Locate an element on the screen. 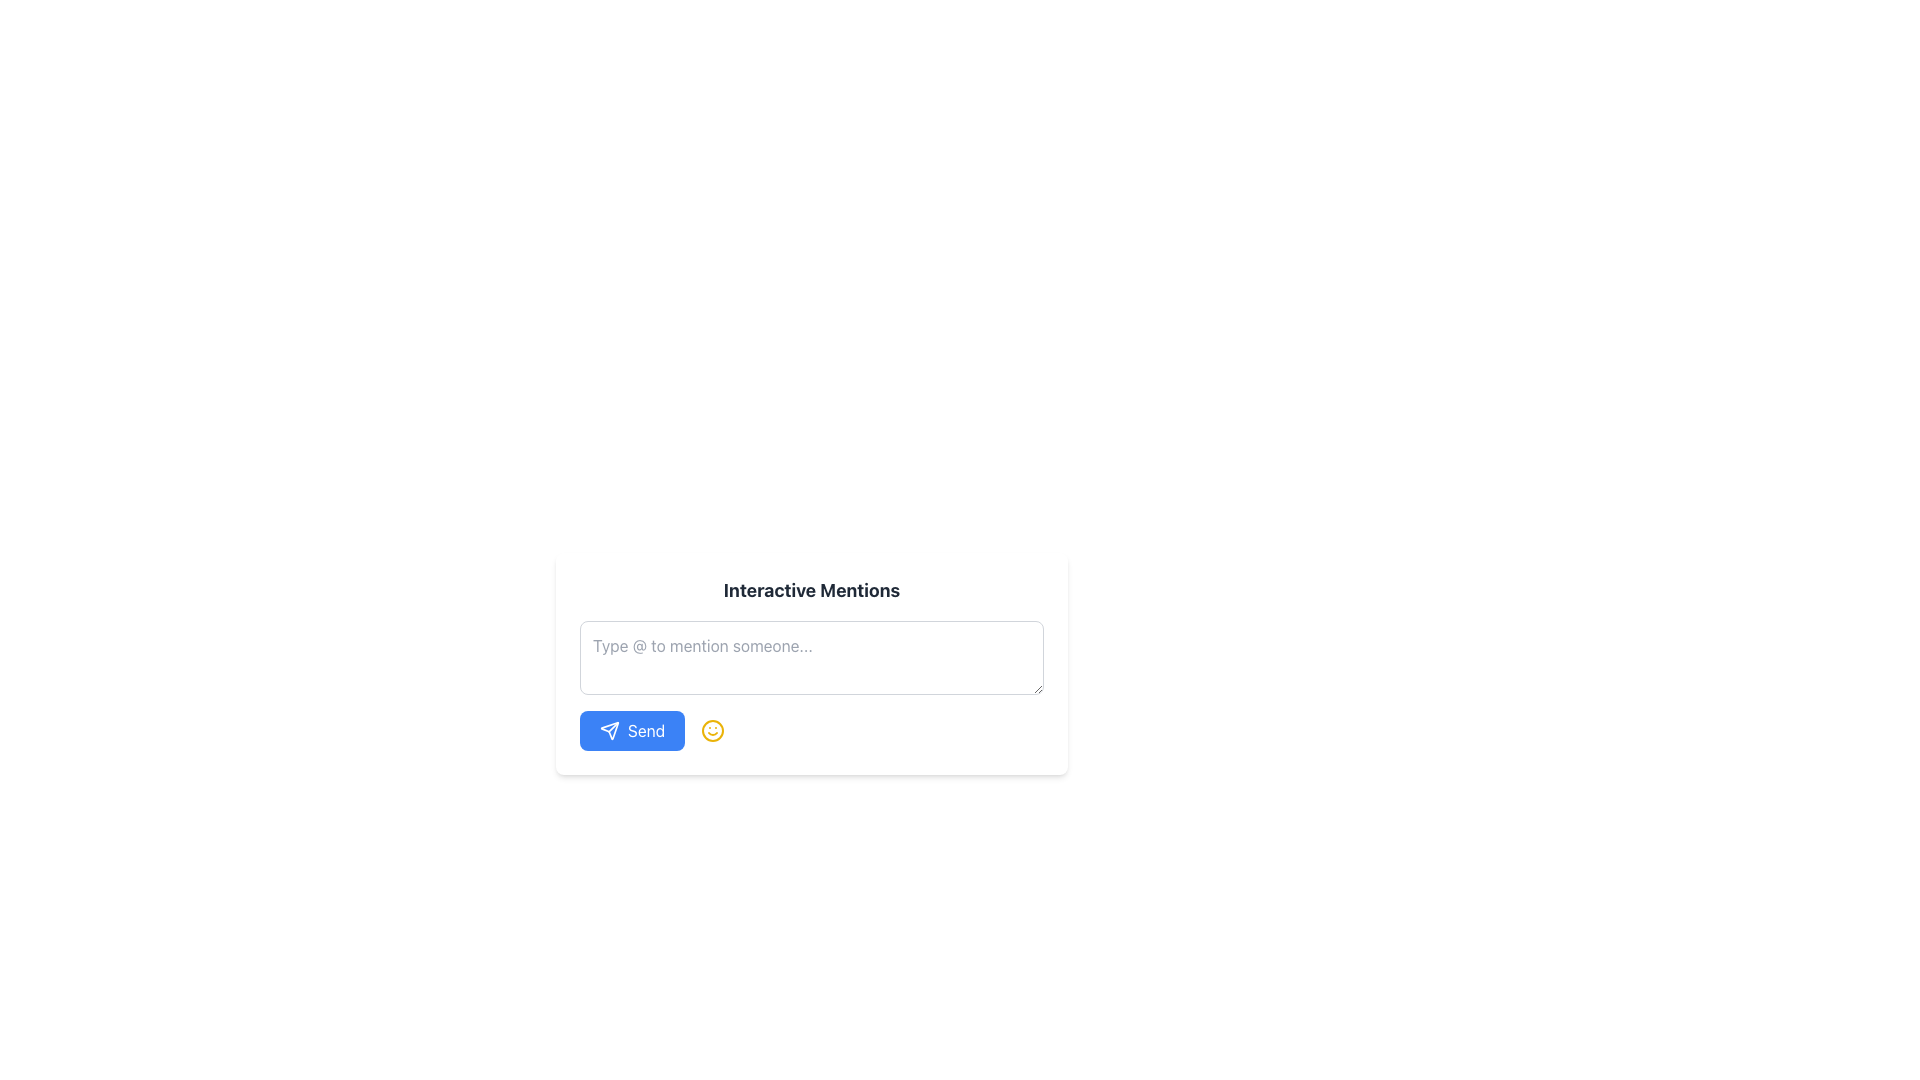 Image resolution: width=1920 pixels, height=1080 pixels. the 'Send' icon, which visually indicates the action to submit or dispatch information, located on the left side of the blue 'Send' button is located at coordinates (608, 731).